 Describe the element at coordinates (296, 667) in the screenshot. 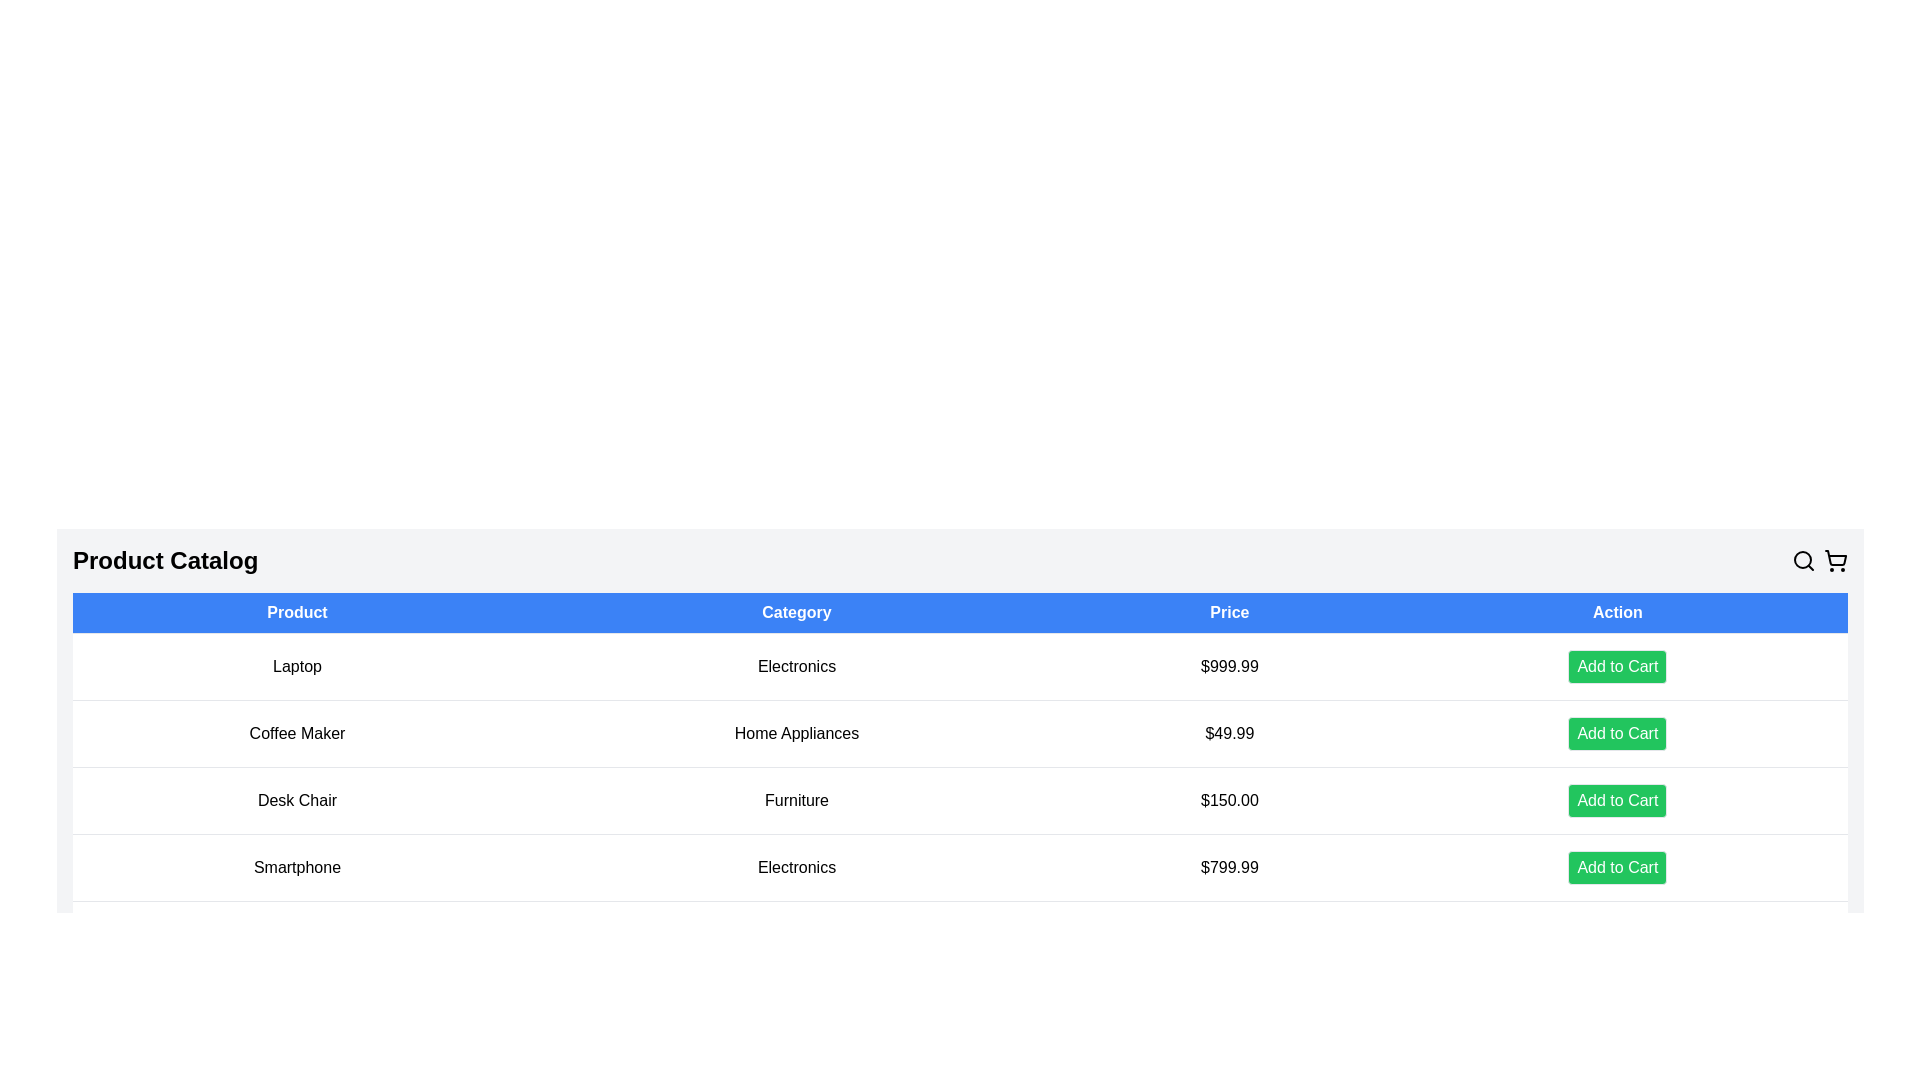

I see `the text label displaying 'Laptop' located under the 'Product' column in the first row of the table` at that location.